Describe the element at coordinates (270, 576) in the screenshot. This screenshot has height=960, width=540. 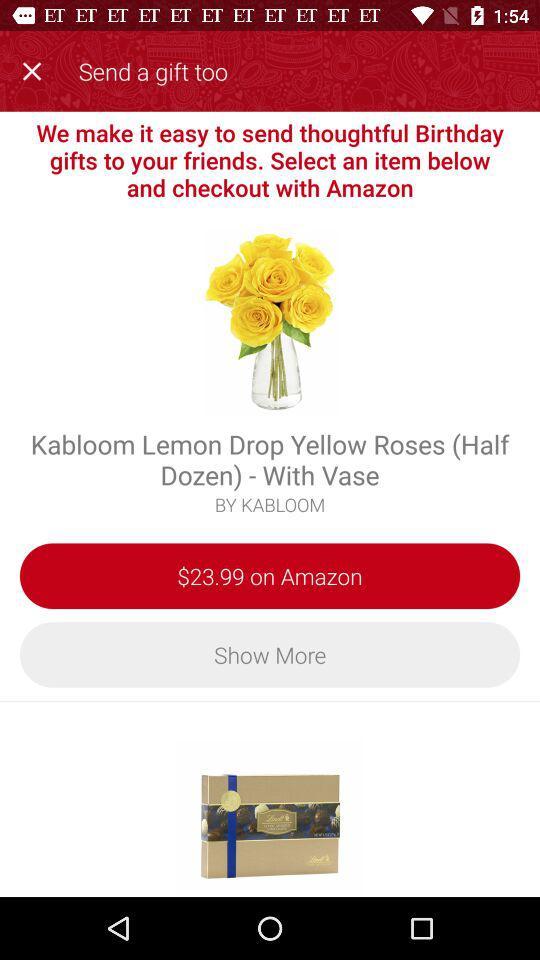
I see `item below by kabloom icon` at that location.